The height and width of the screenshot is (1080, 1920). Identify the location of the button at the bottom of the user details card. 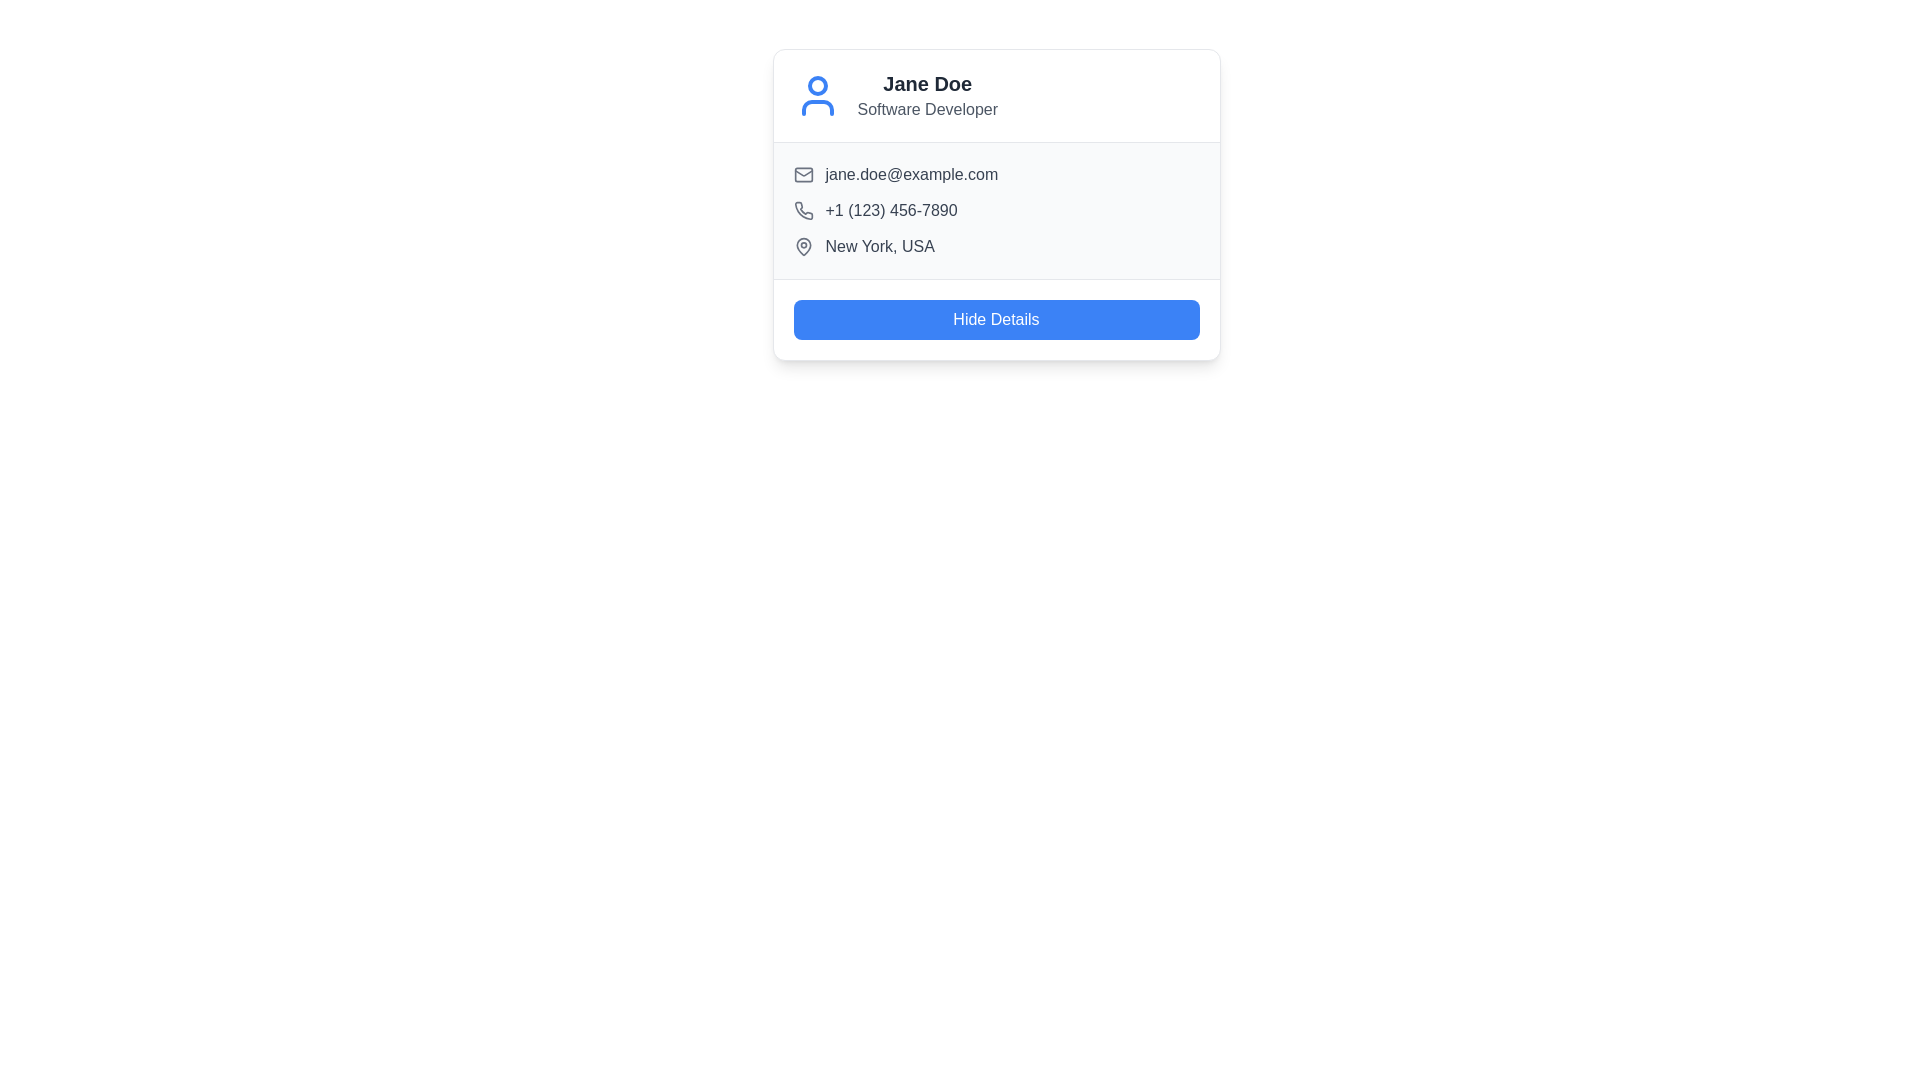
(996, 319).